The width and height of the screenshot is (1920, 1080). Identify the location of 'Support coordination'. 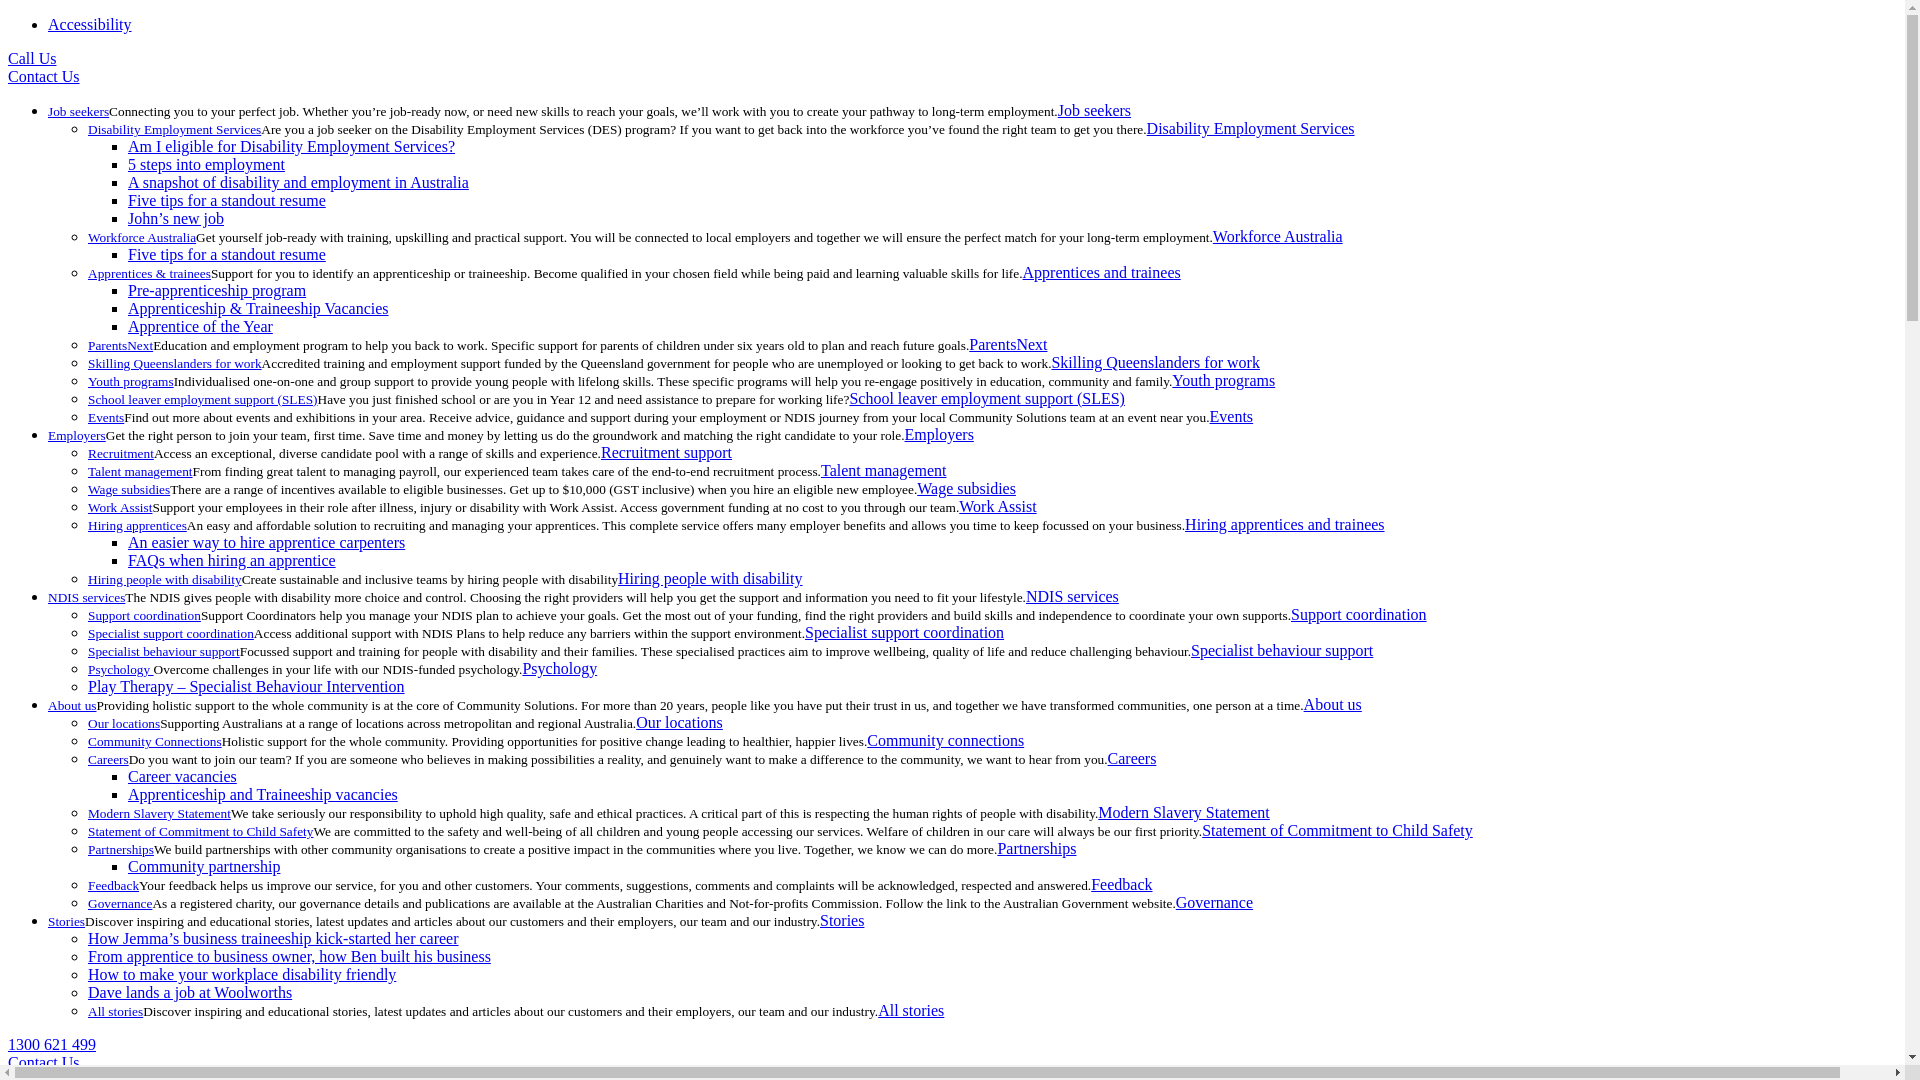
(143, 614).